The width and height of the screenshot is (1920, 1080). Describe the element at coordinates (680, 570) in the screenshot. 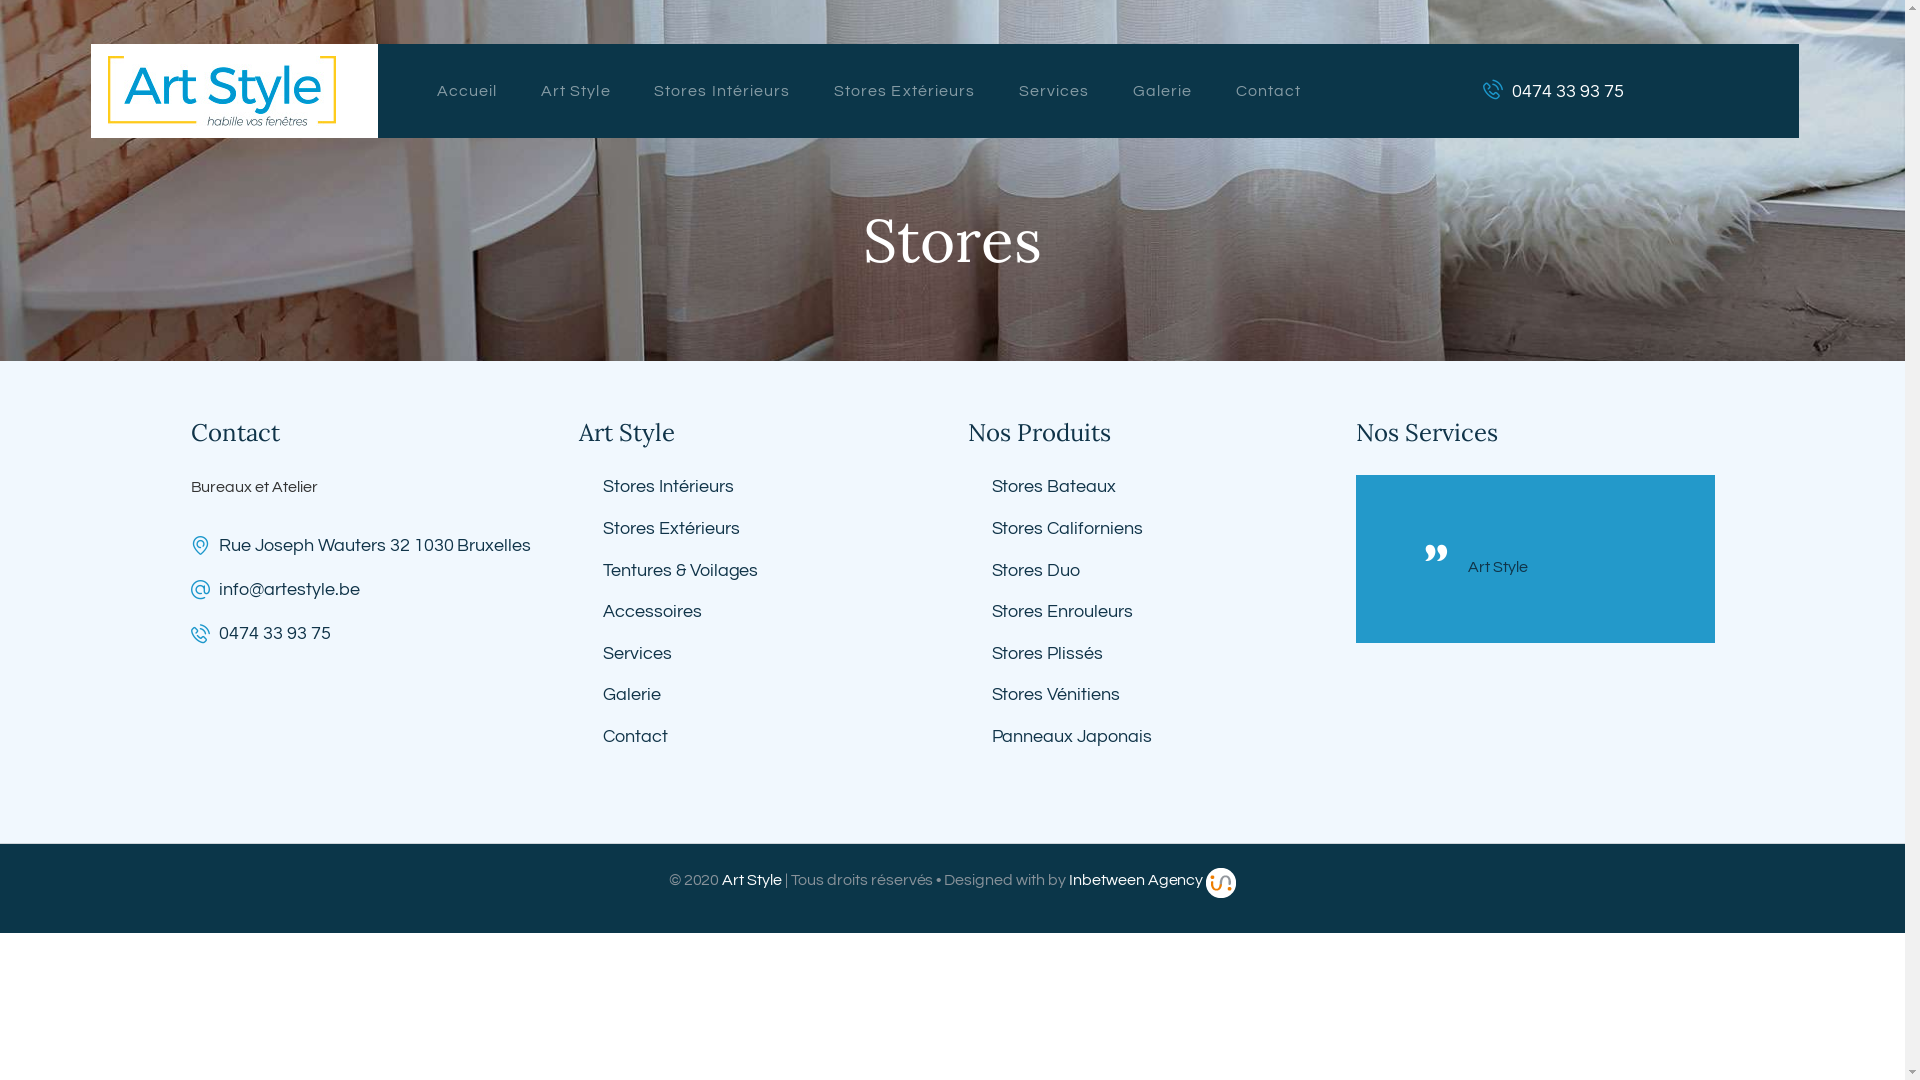

I see `'Tentures & Voilages'` at that location.